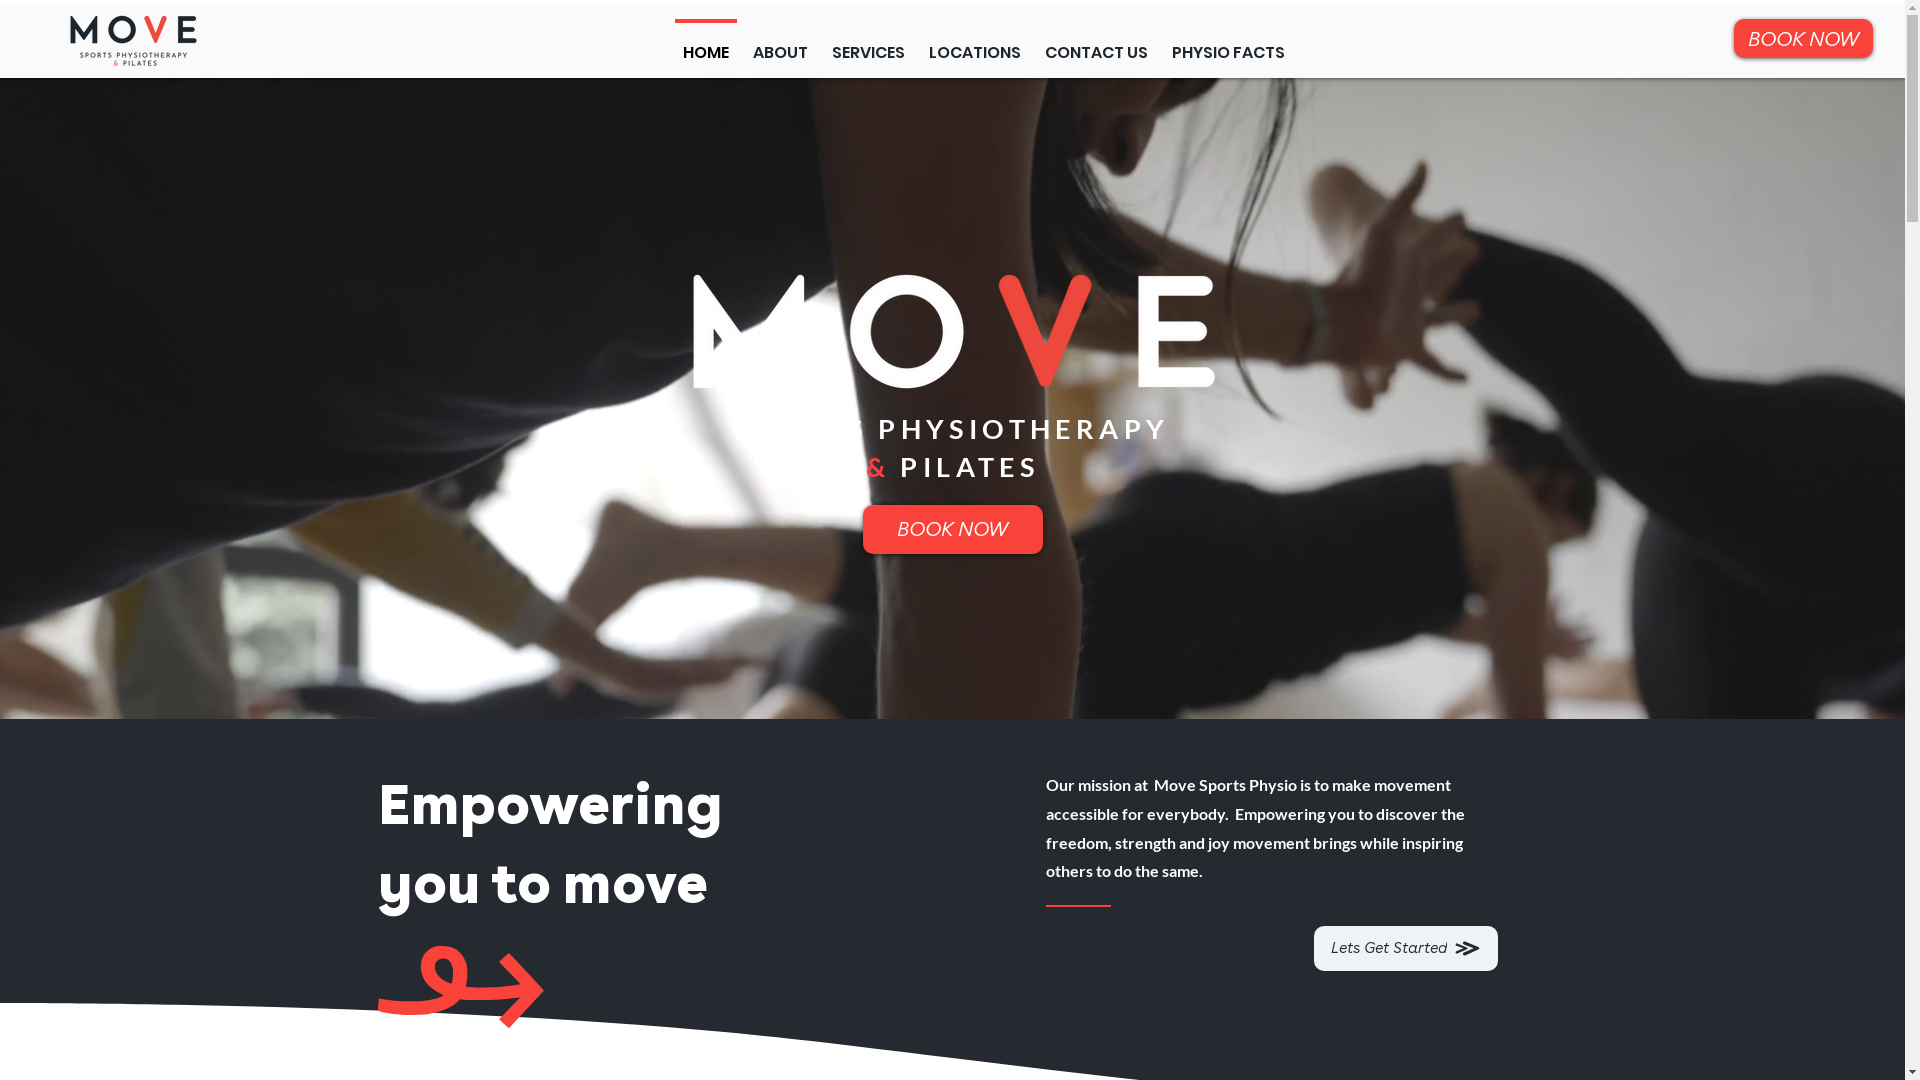 Image resolution: width=1920 pixels, height=1080 pixels. What do you see at coordinates (779, 43) in the screenshot?
I see `'ABOUT'` at bounding box center [779, 43].